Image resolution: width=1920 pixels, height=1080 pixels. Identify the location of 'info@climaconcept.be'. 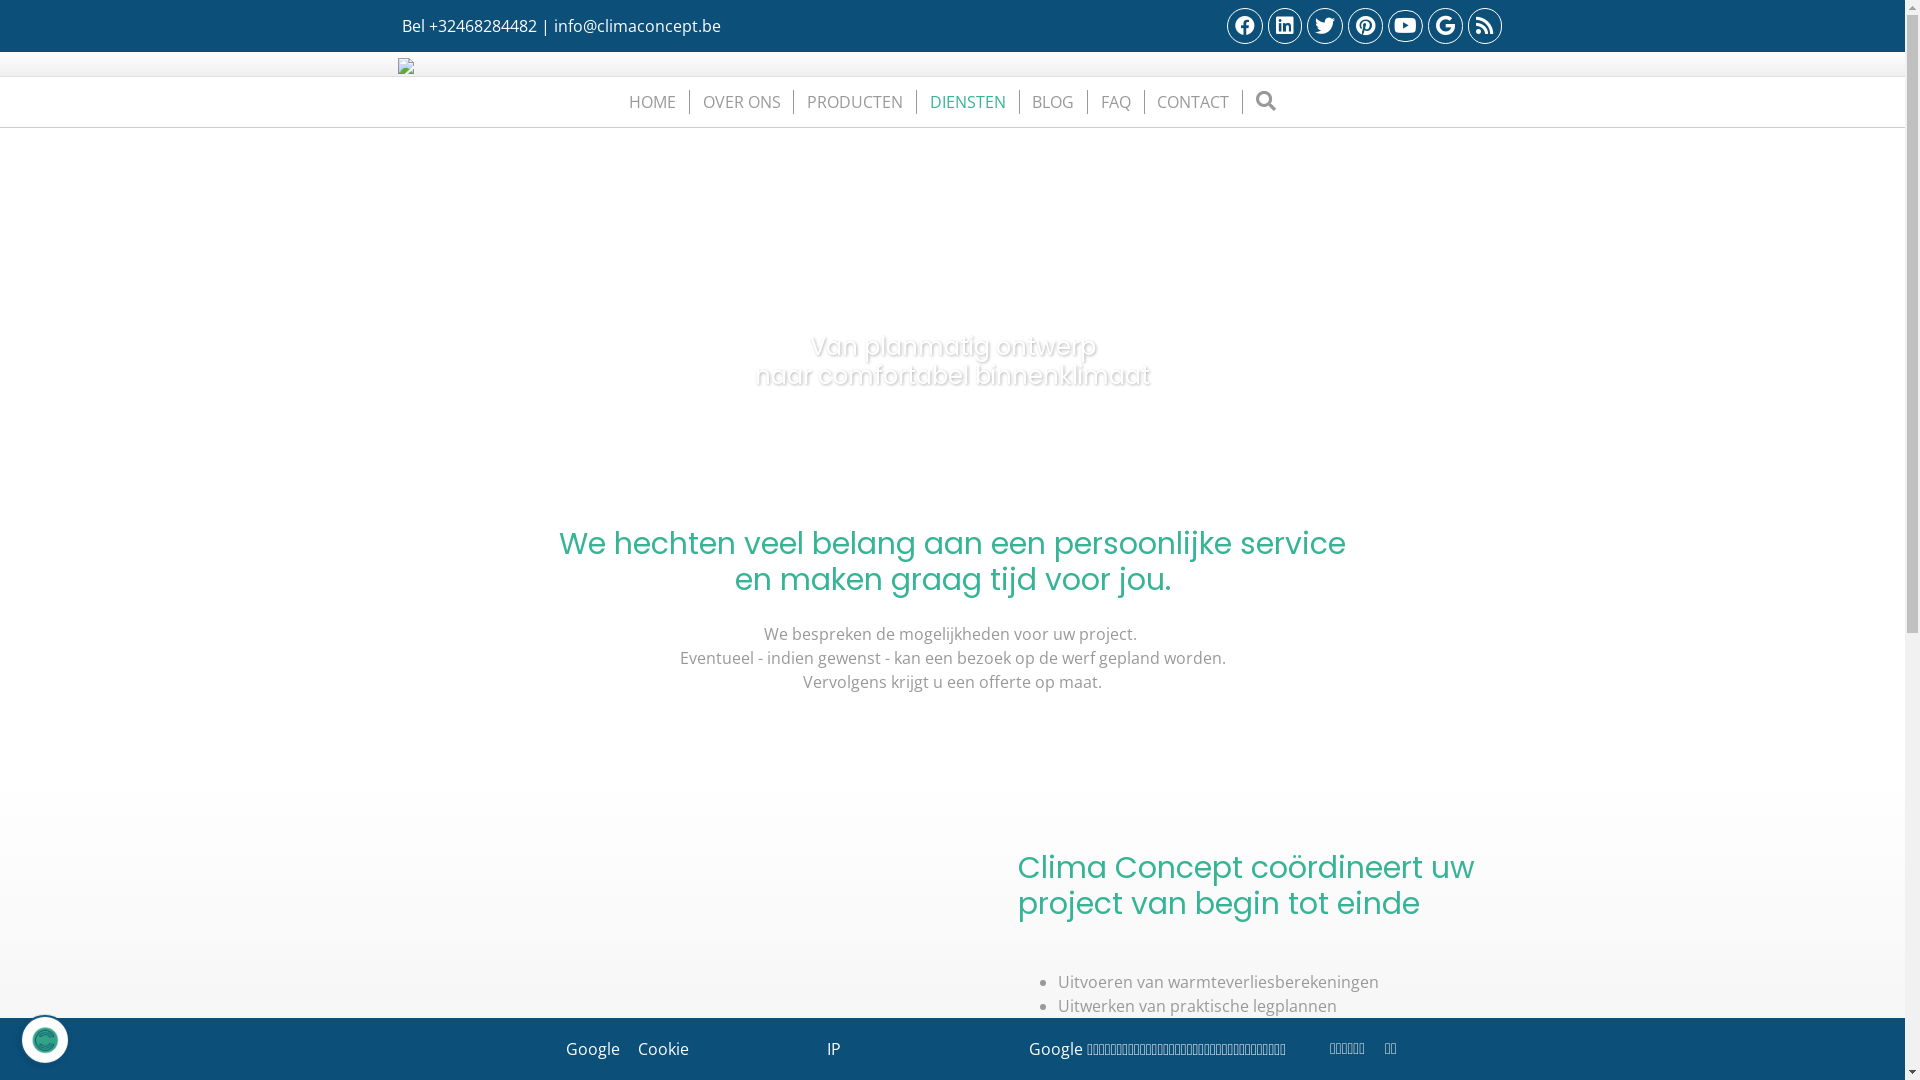
(553, 26).